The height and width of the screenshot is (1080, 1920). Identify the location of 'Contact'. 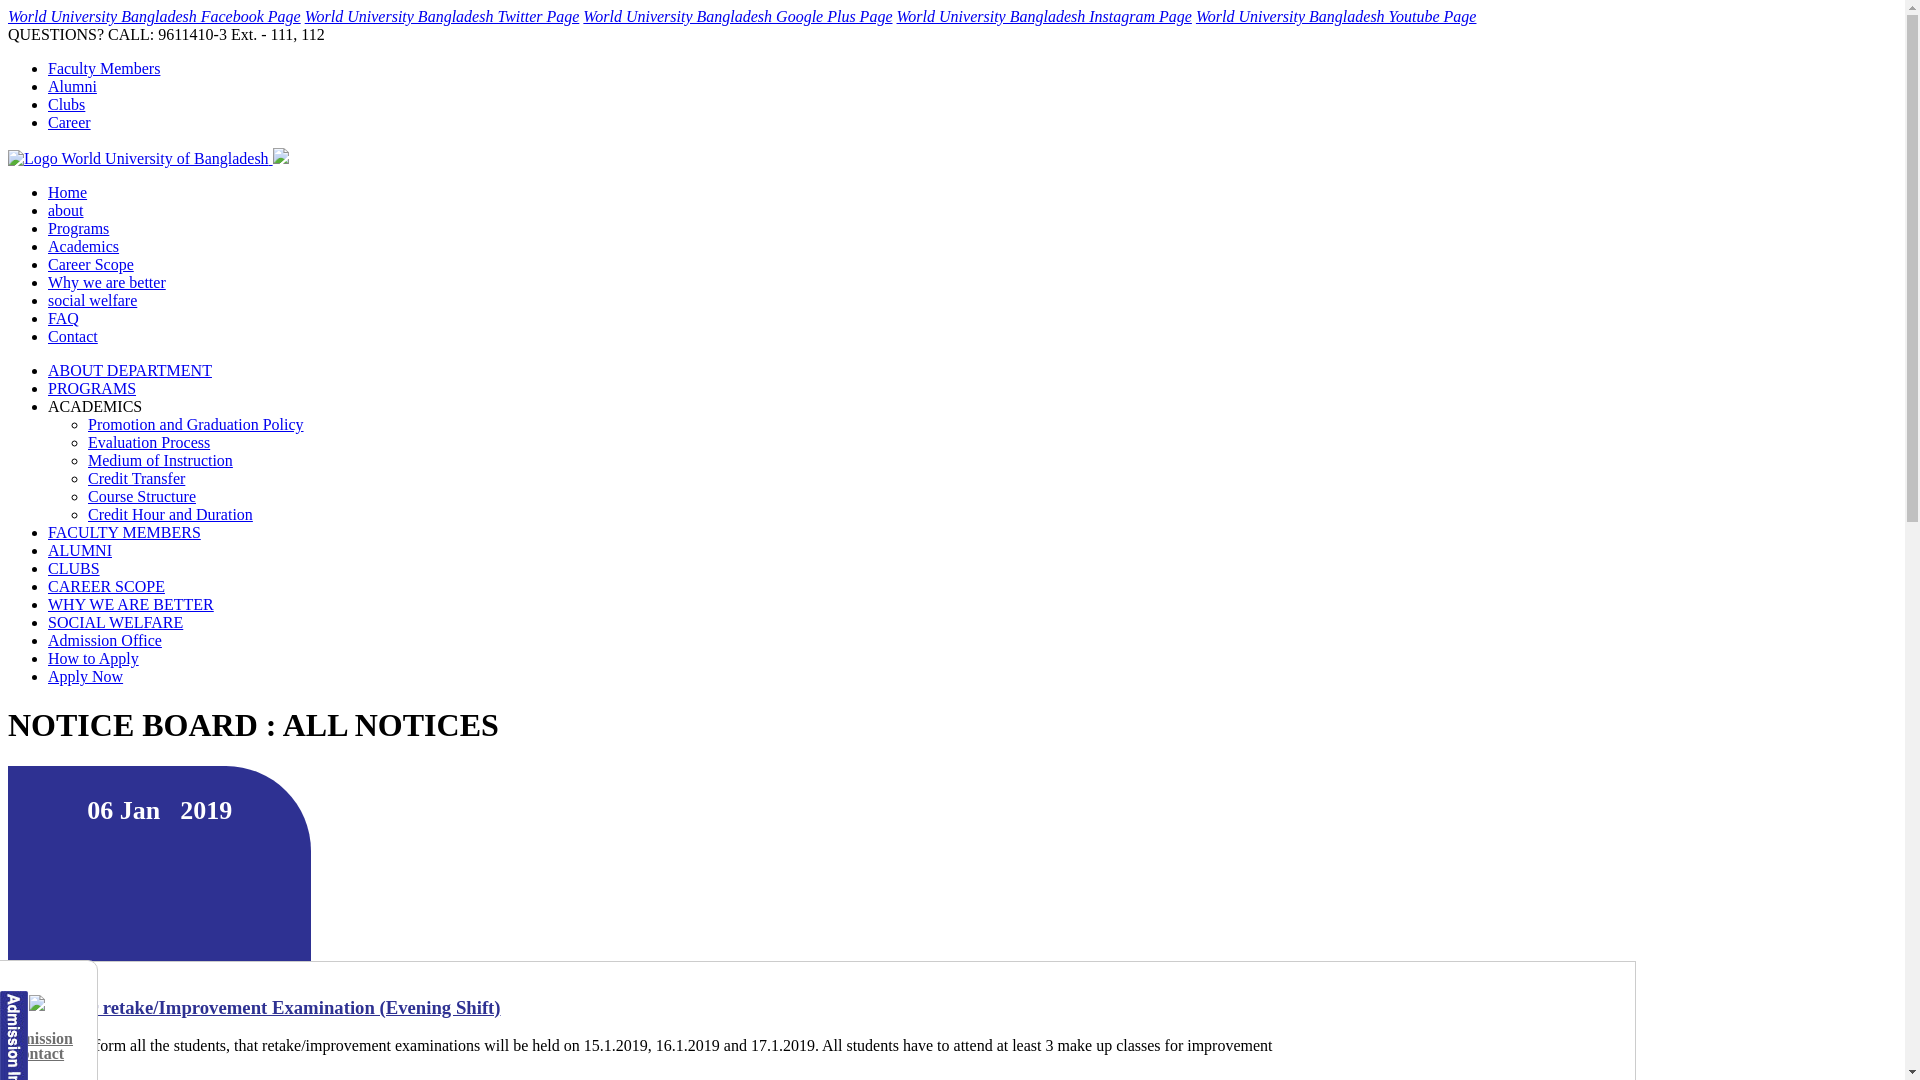
(48, 335).